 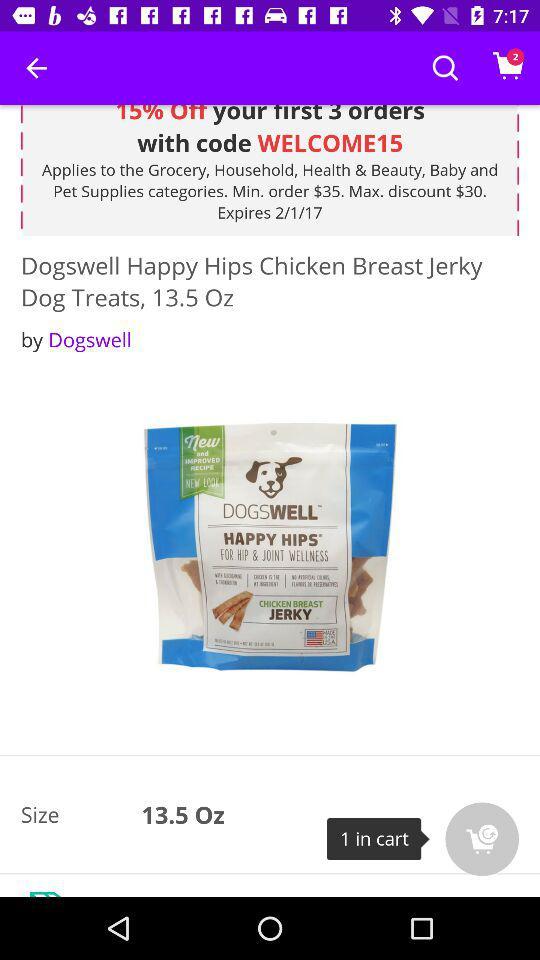 I want to click on 5 lines text which is the top of the page, so click(x=270, y=169).